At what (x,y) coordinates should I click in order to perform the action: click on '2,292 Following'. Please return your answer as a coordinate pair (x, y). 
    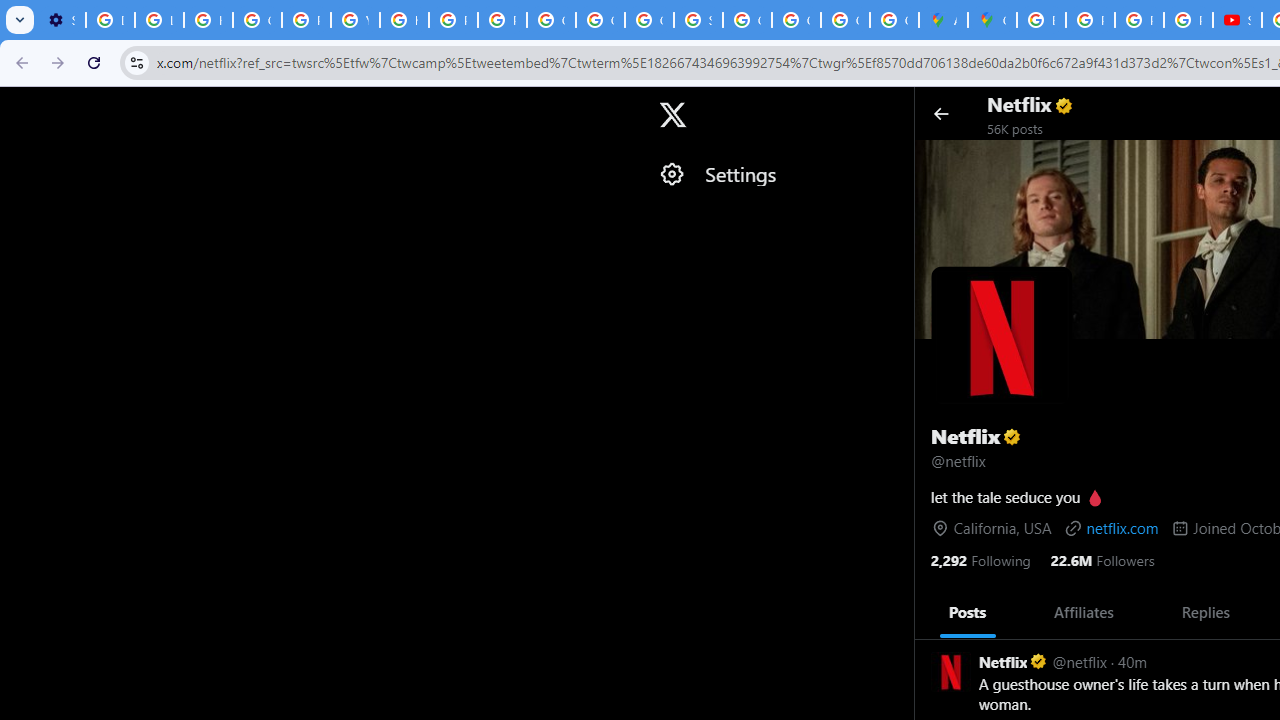
    Looking at the image, I should click on (980, 559).